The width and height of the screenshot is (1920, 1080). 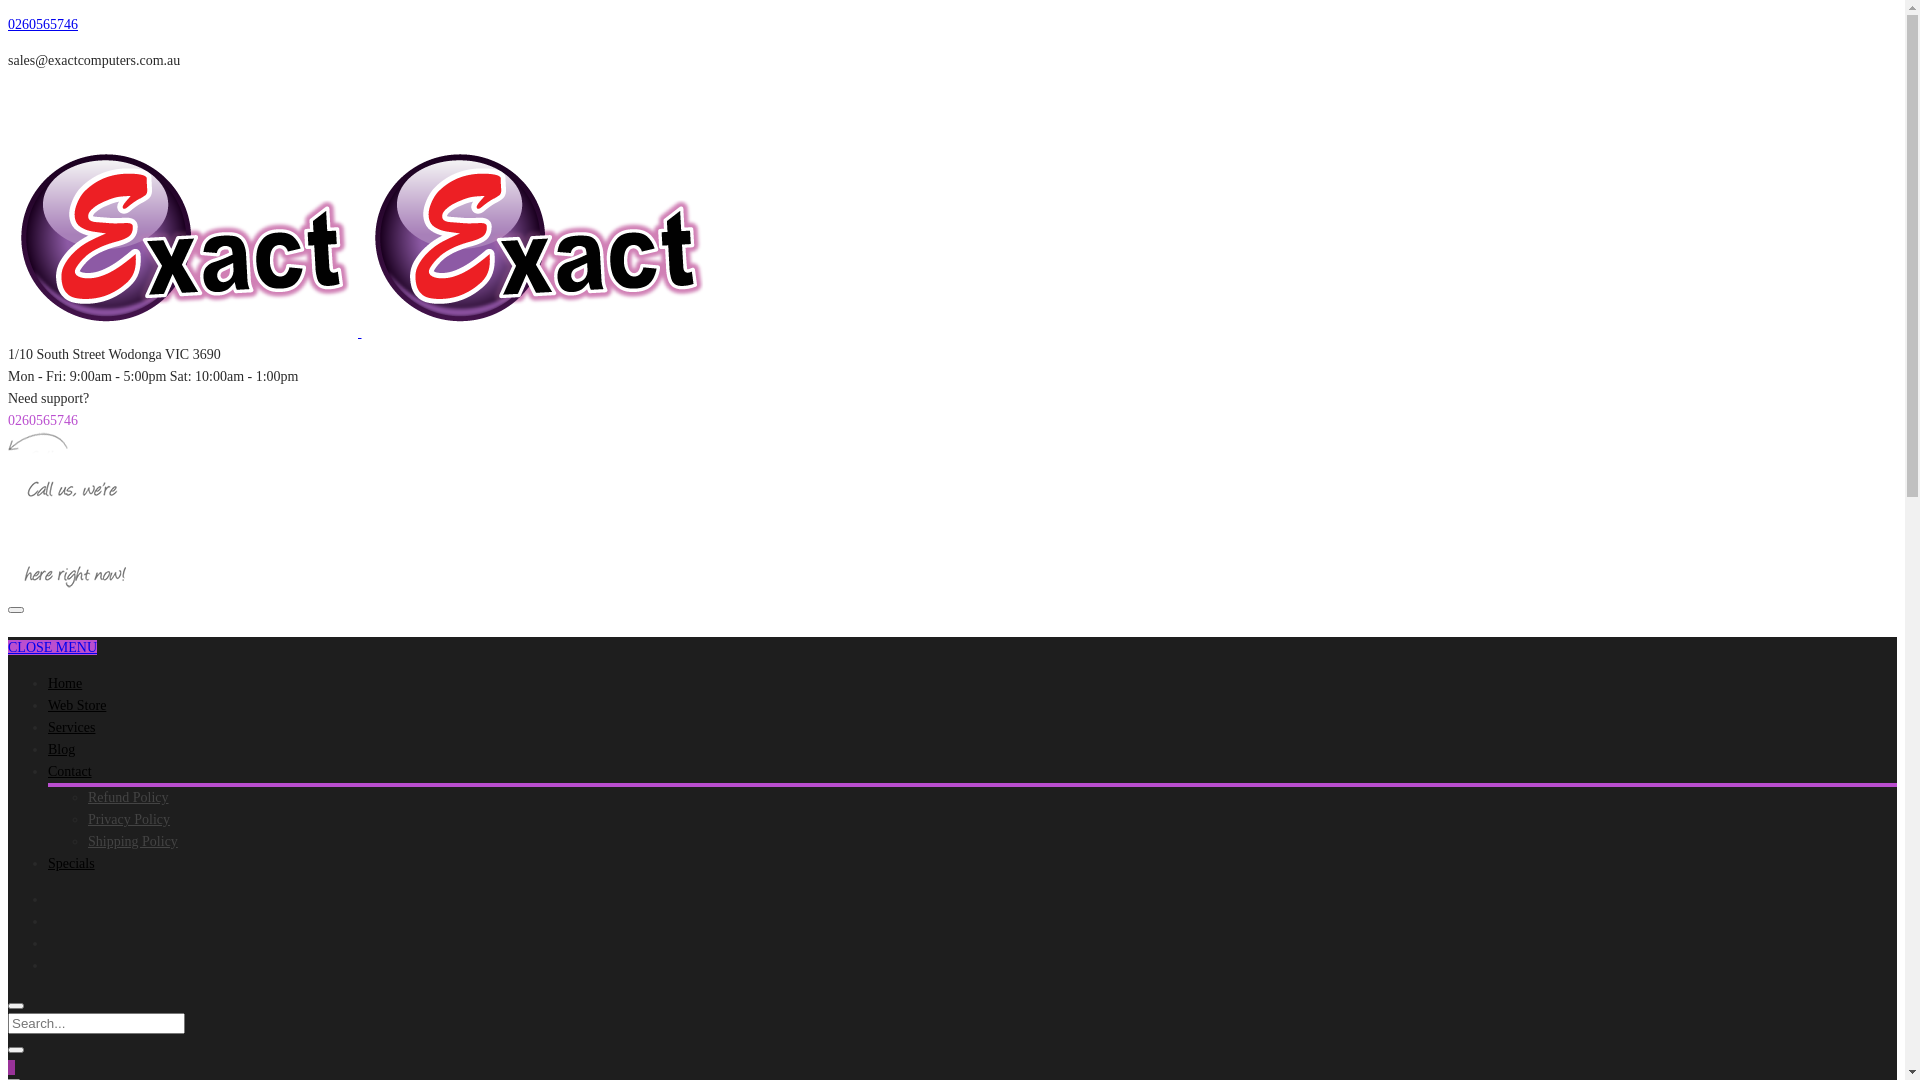 I want to click on 'Privacy Policy', so click(x=128, y=819).